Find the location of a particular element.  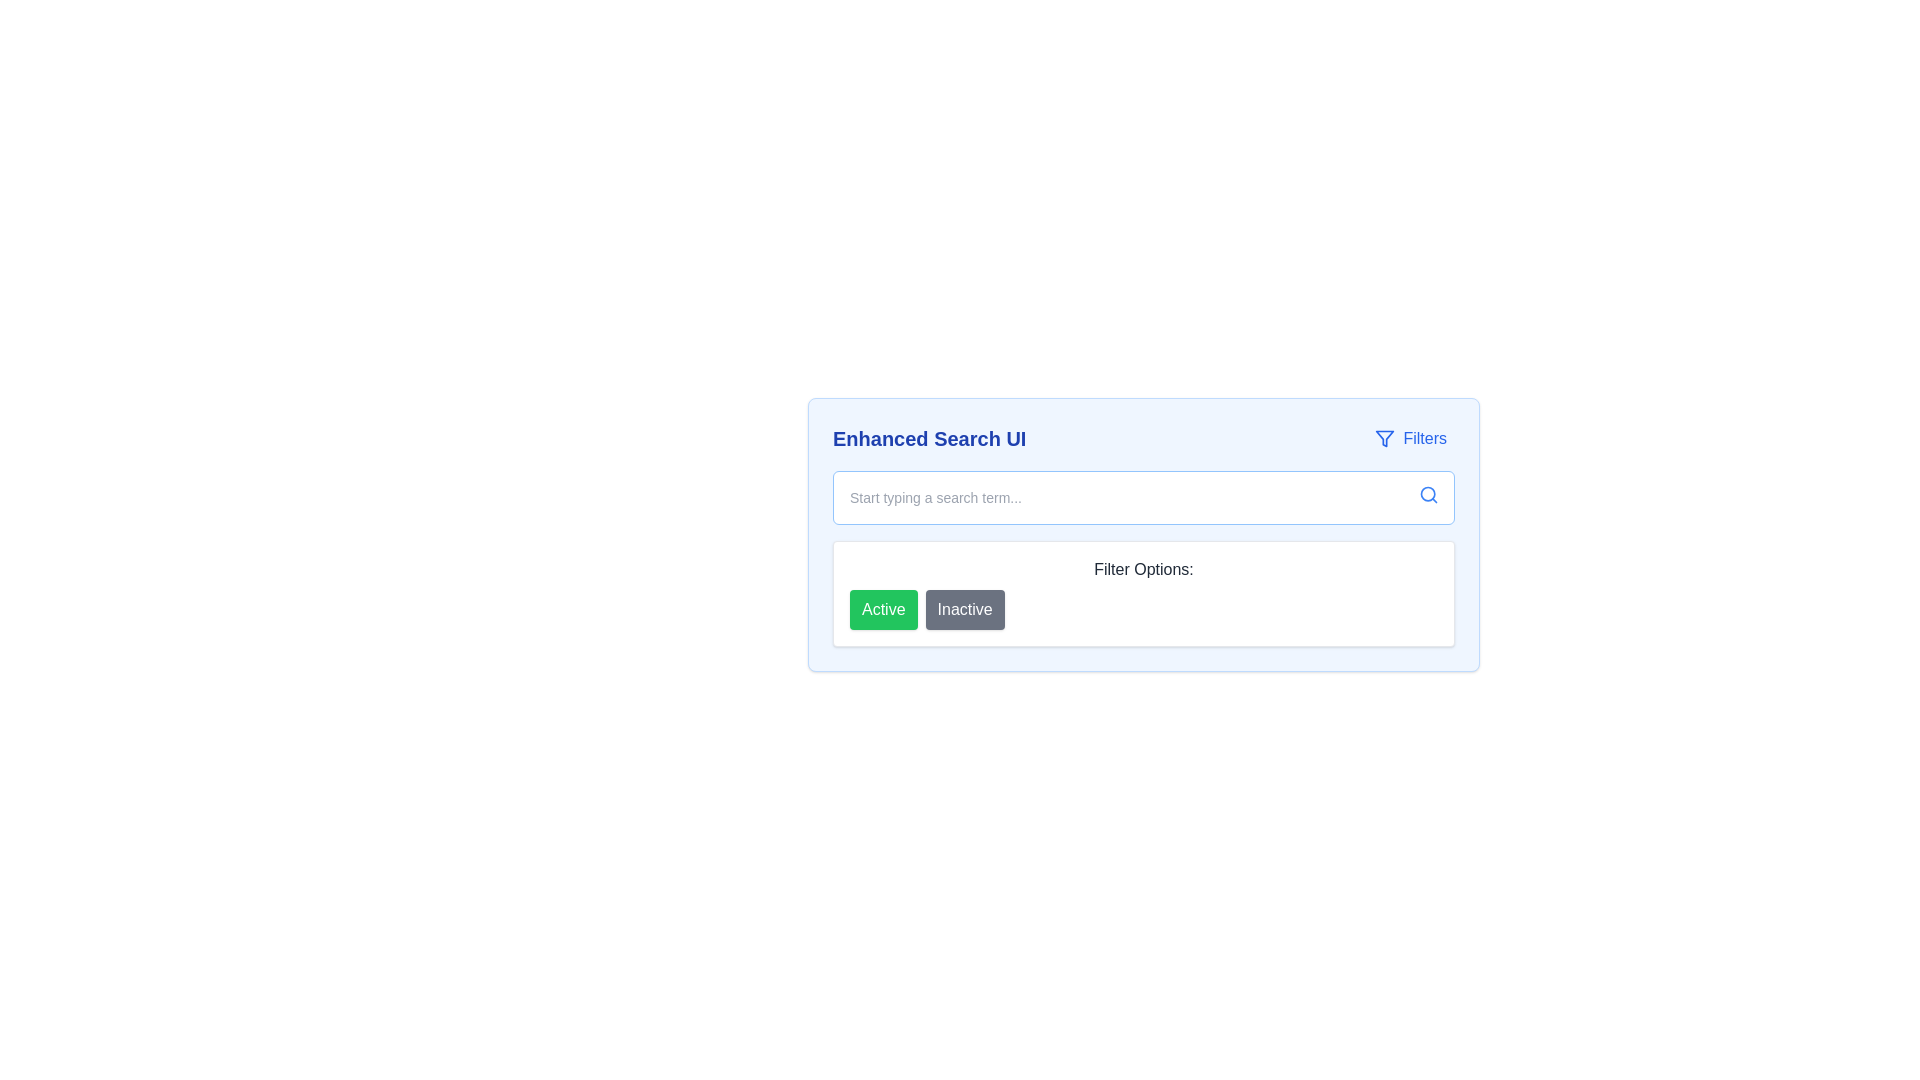

the bold, extra-large text element reading 'Enhanced Search UI' located at the top-left corner of the header section is located at coordinates (928, 438).